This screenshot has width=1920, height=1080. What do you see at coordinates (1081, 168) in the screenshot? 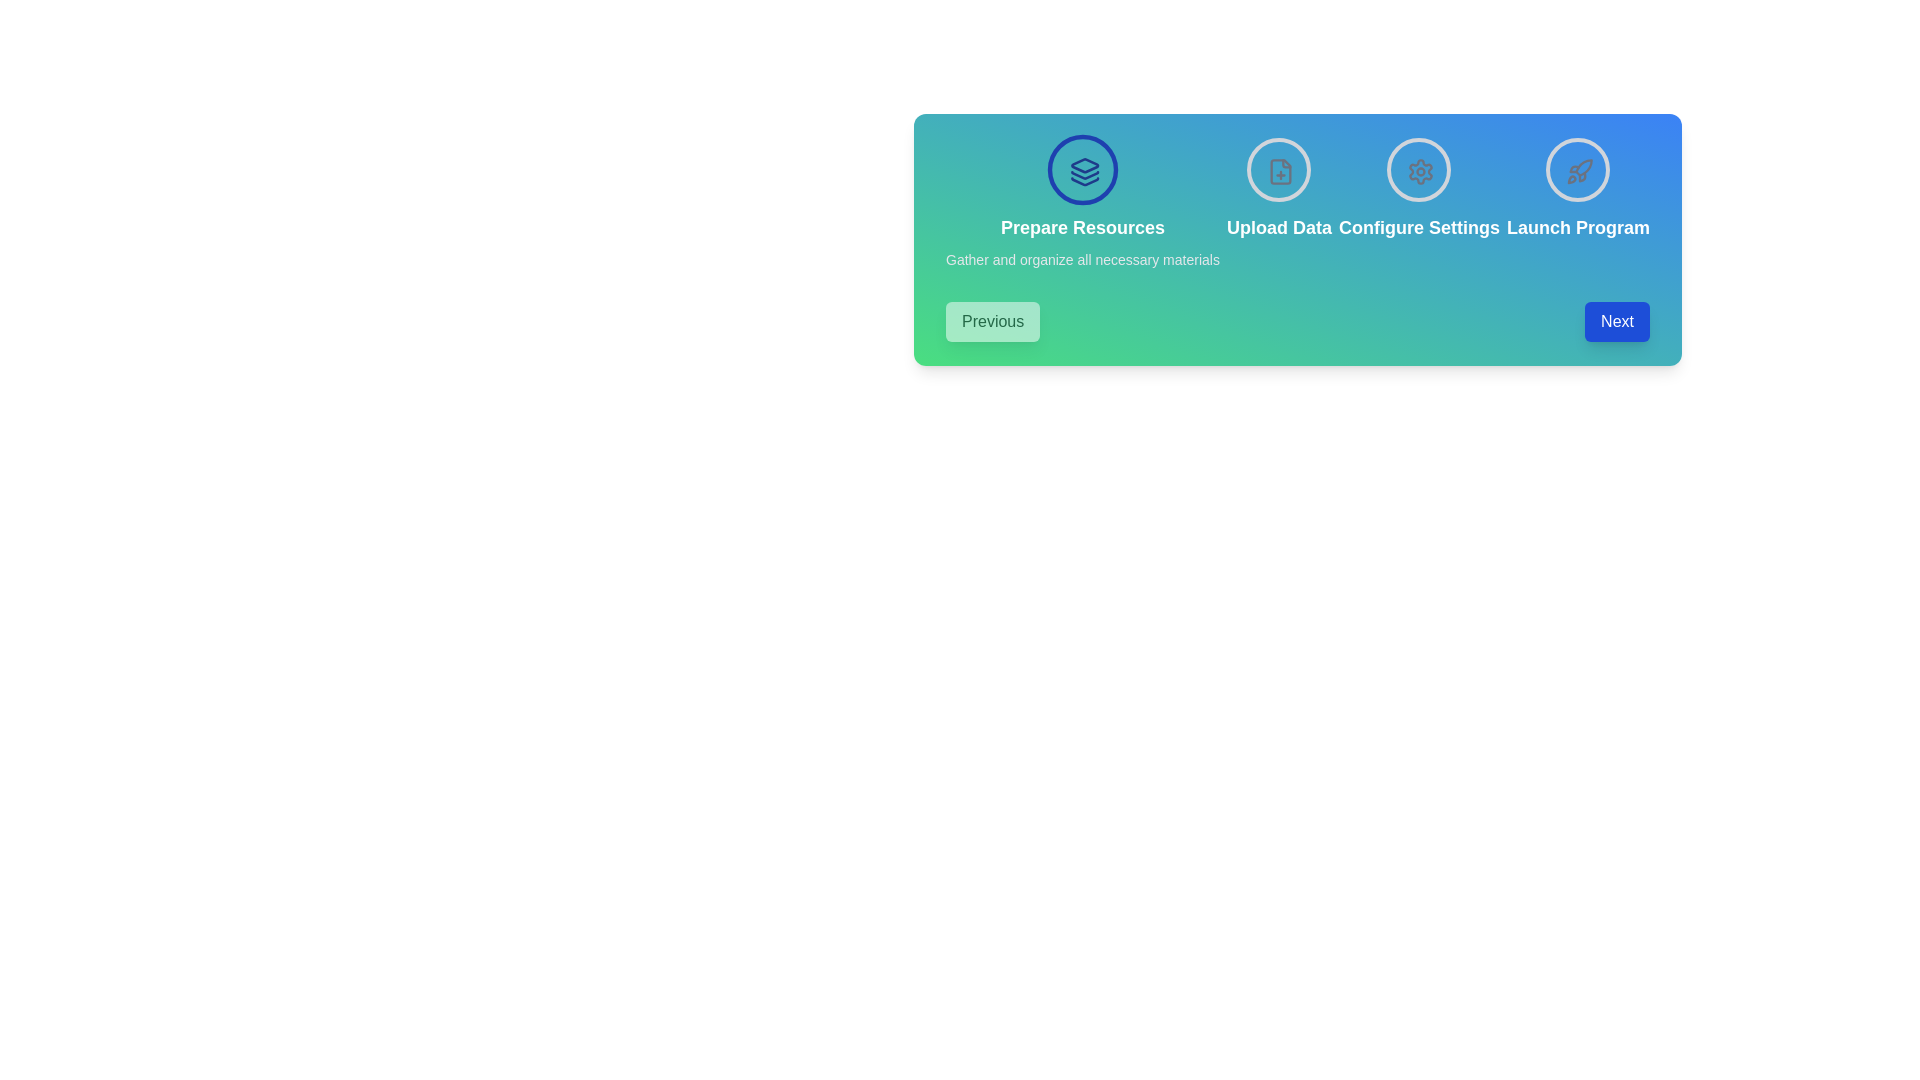
I see `the step icon corresponding to Prepare Resources` at bounding box center [1081, 168].